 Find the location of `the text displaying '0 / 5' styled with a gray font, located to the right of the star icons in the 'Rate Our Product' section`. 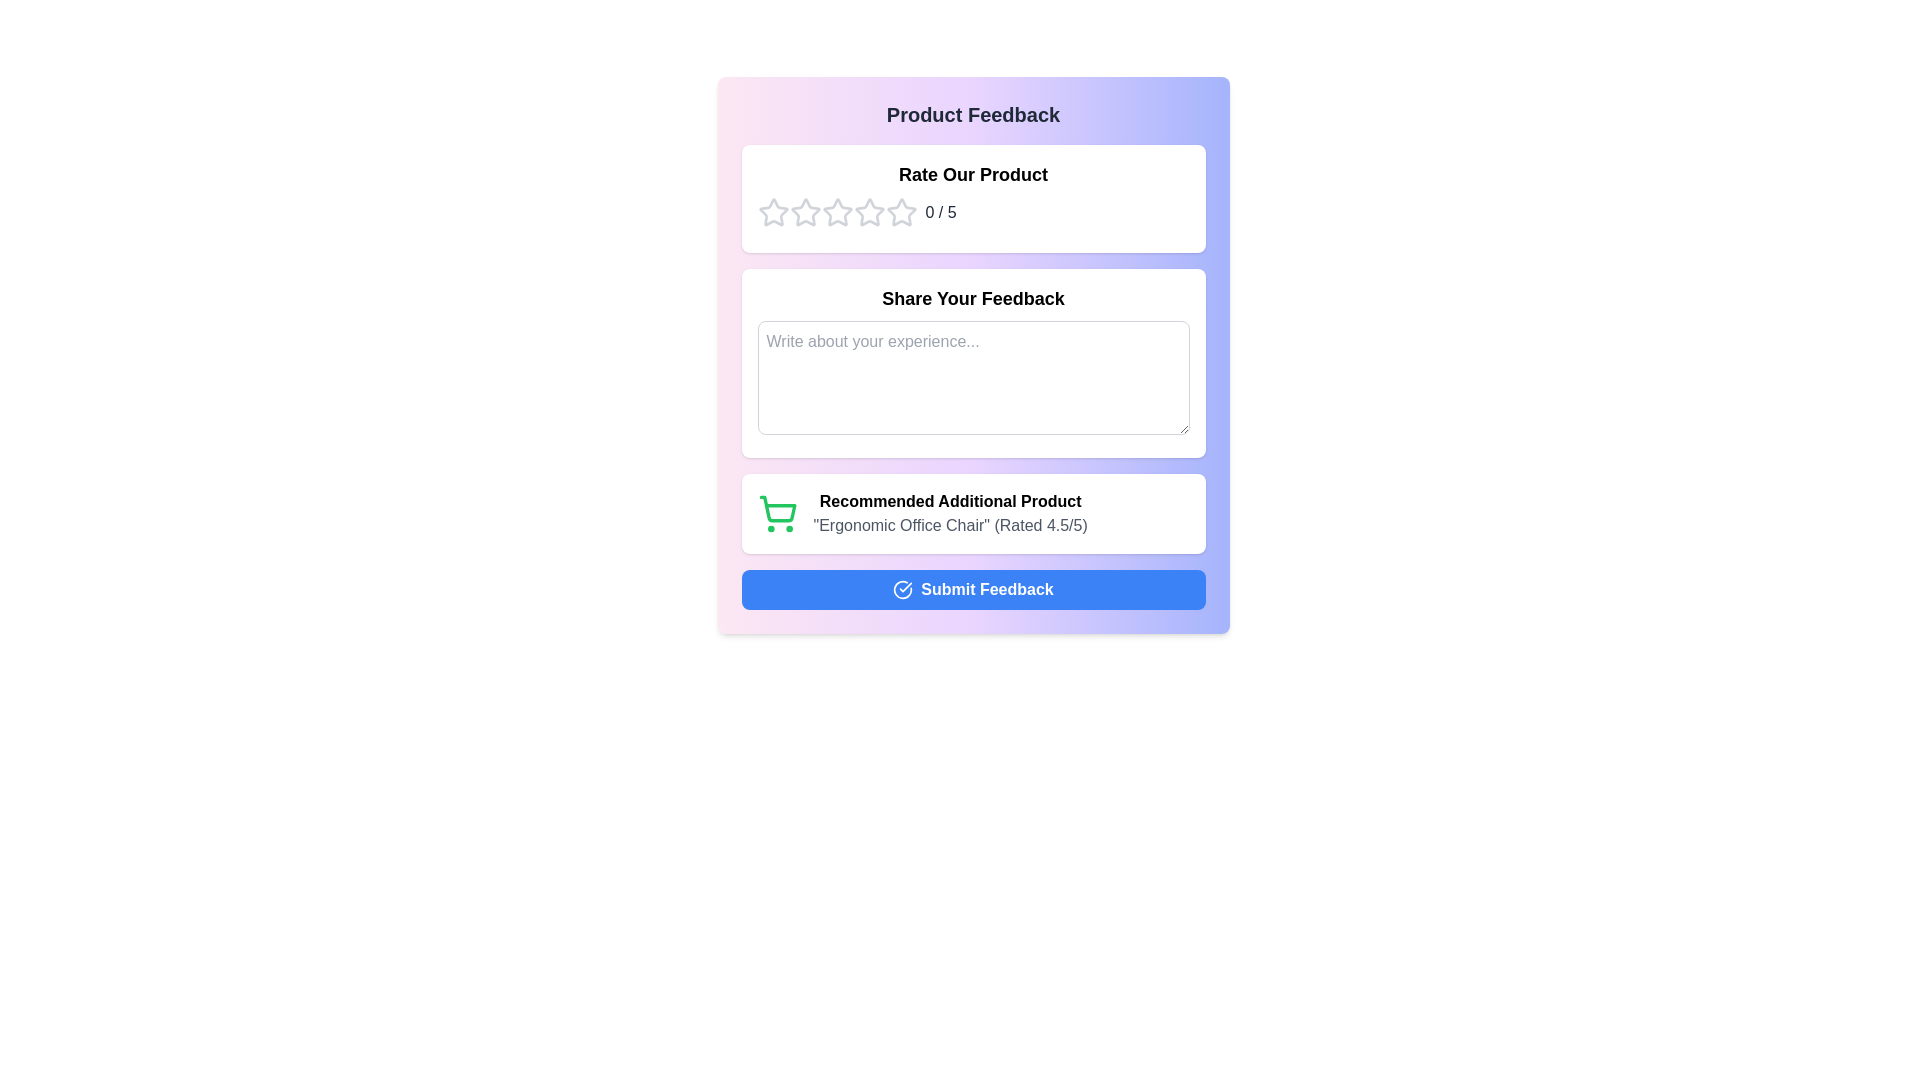

the text displaying '0 / 5' styled with a gray font, located to the right of the star icons in the 'Rate Our Product' section is located at coordinates (939, 212).